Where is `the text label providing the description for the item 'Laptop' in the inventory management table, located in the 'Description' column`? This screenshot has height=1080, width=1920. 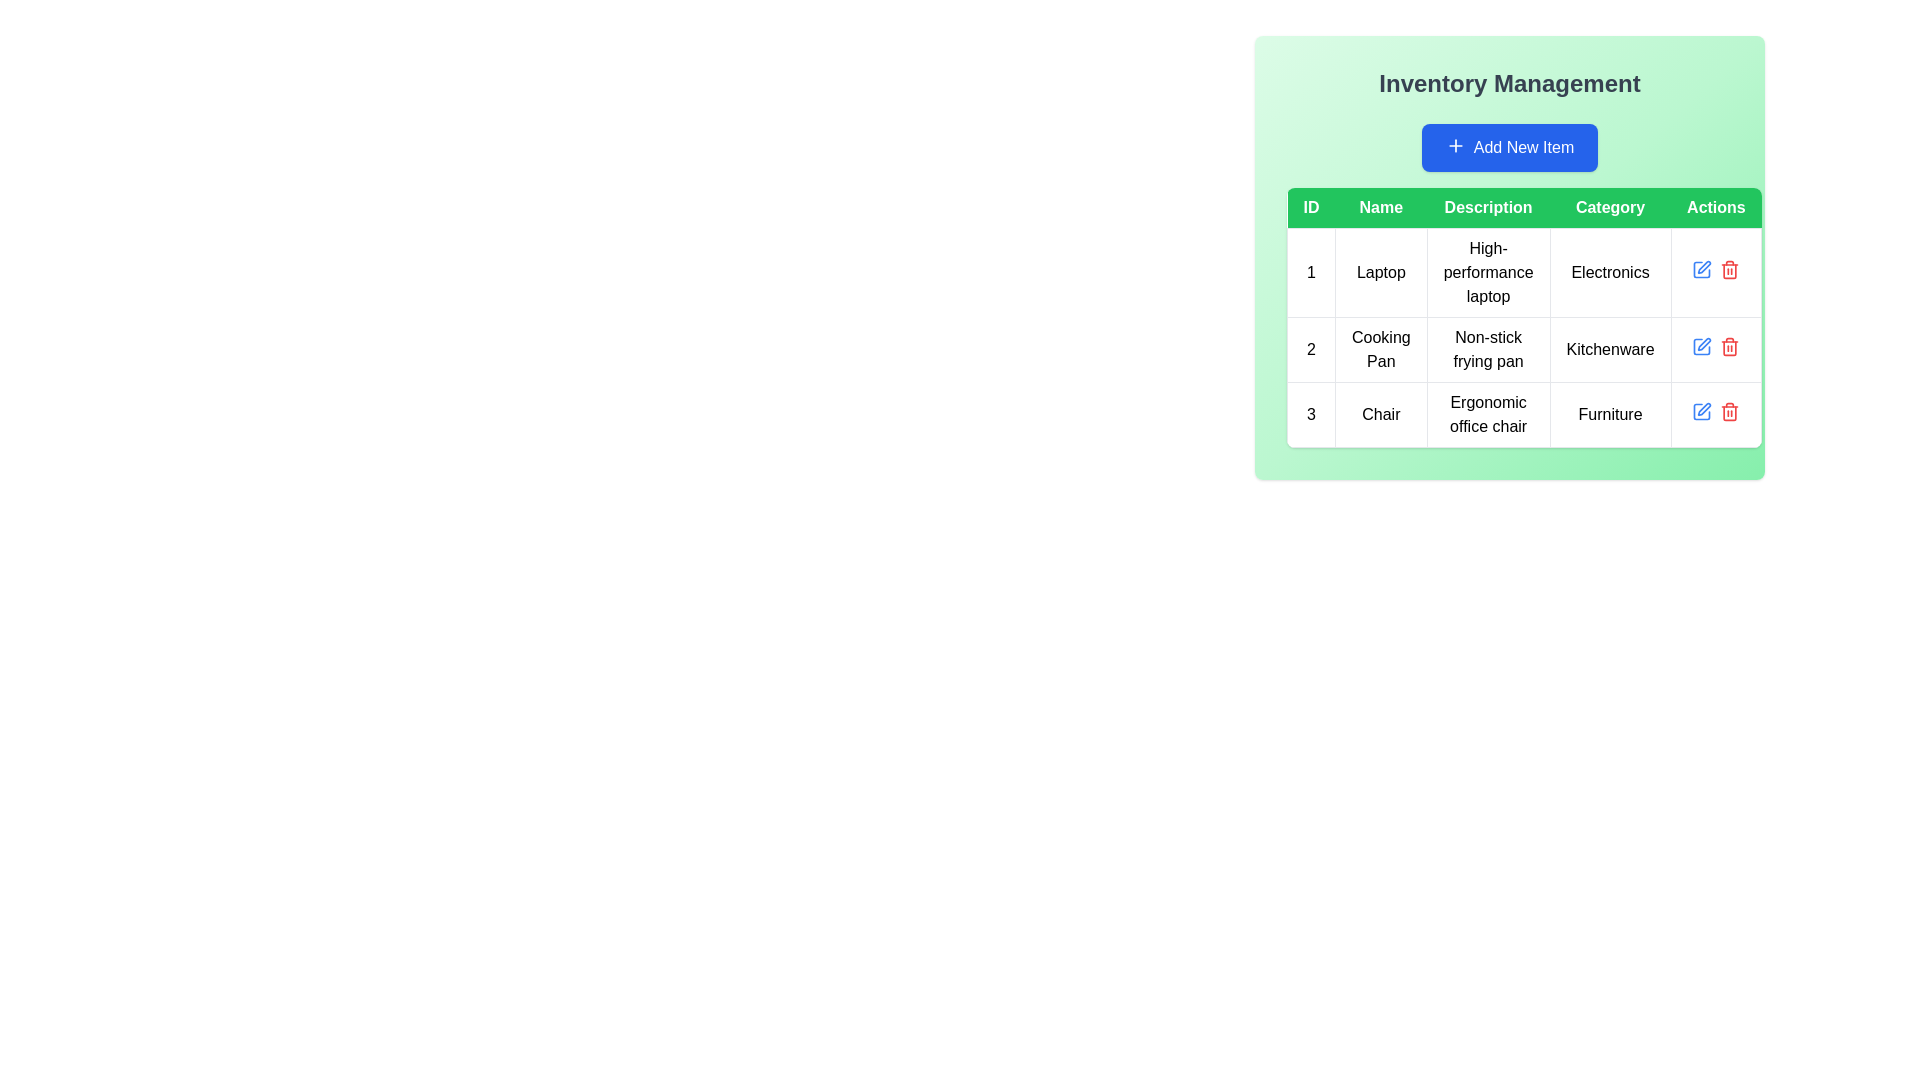 the text label providing the description for the item 'Laptop' in the inventory management table, located in the 'Description' column is located at coordinates (1488, 273).